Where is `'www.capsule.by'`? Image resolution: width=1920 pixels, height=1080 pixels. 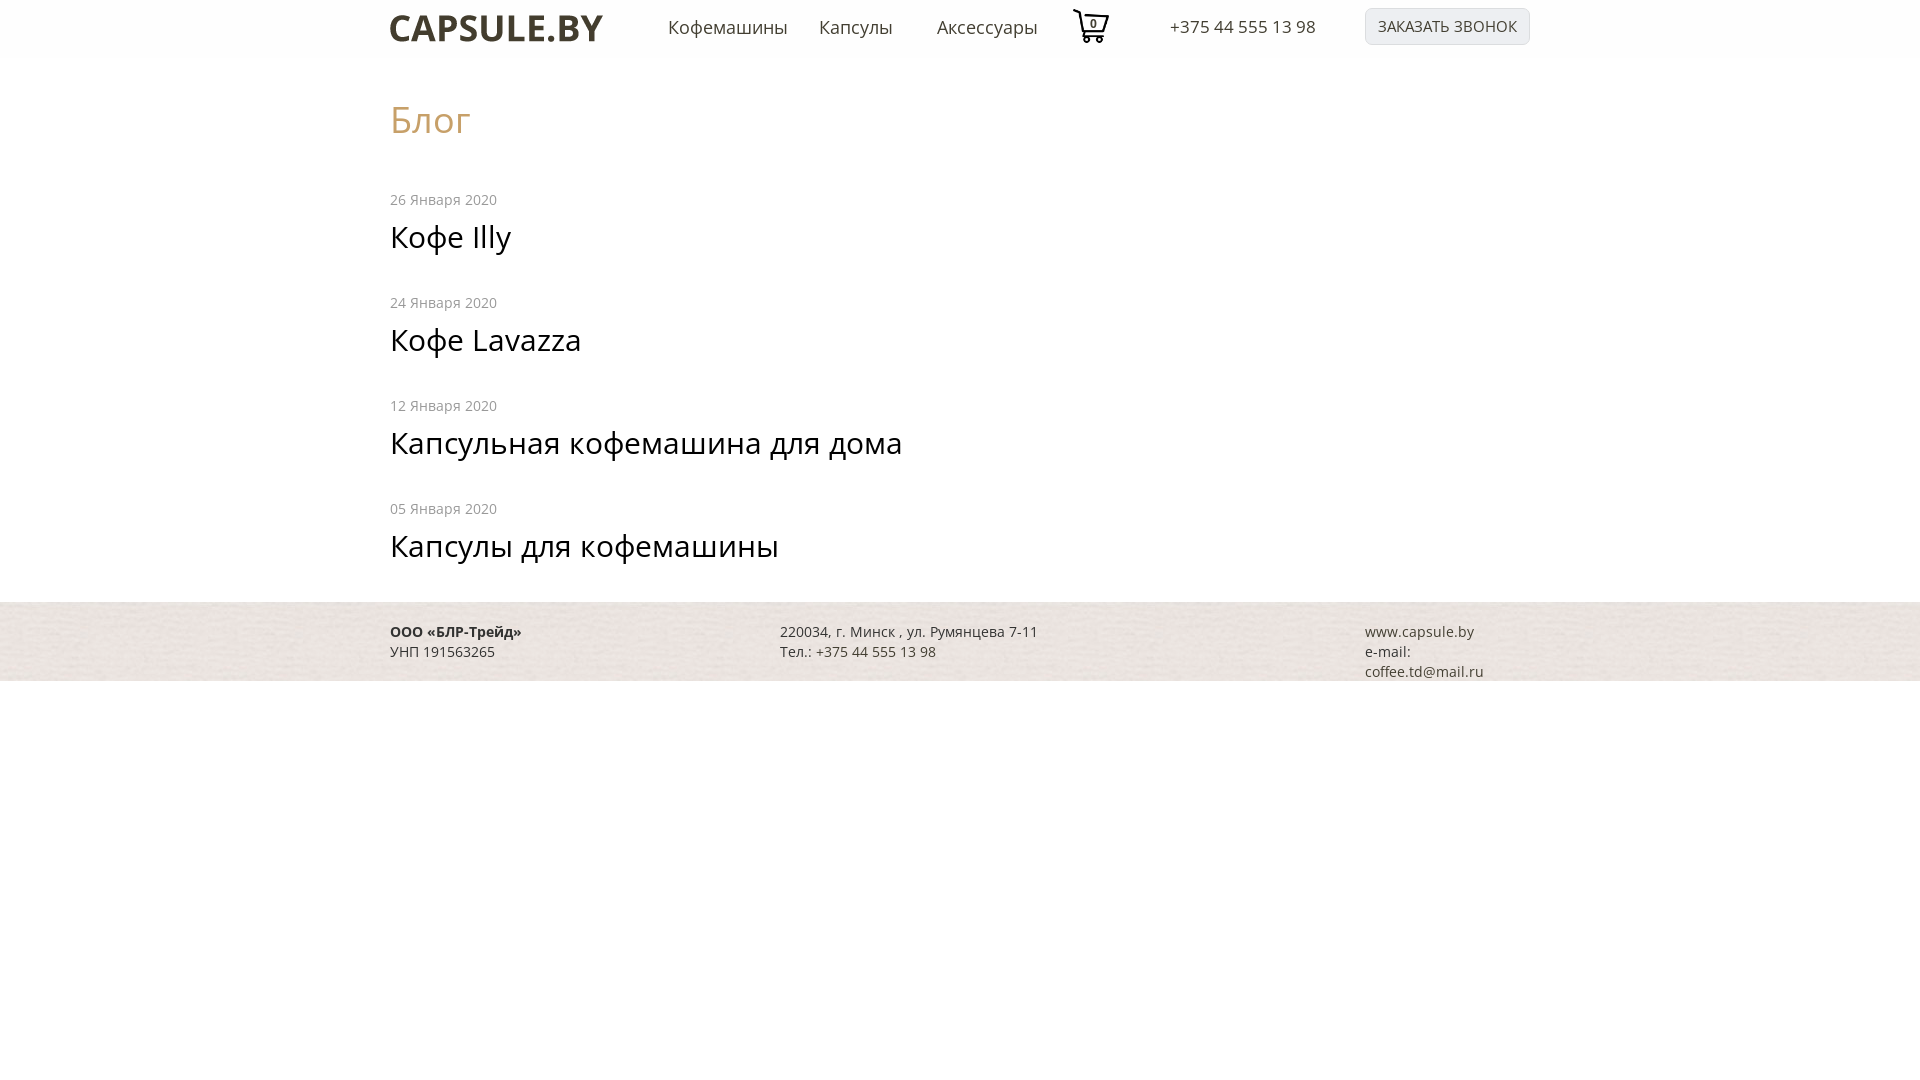
'www.capsule.by' is located at coordinates (1418, 631).